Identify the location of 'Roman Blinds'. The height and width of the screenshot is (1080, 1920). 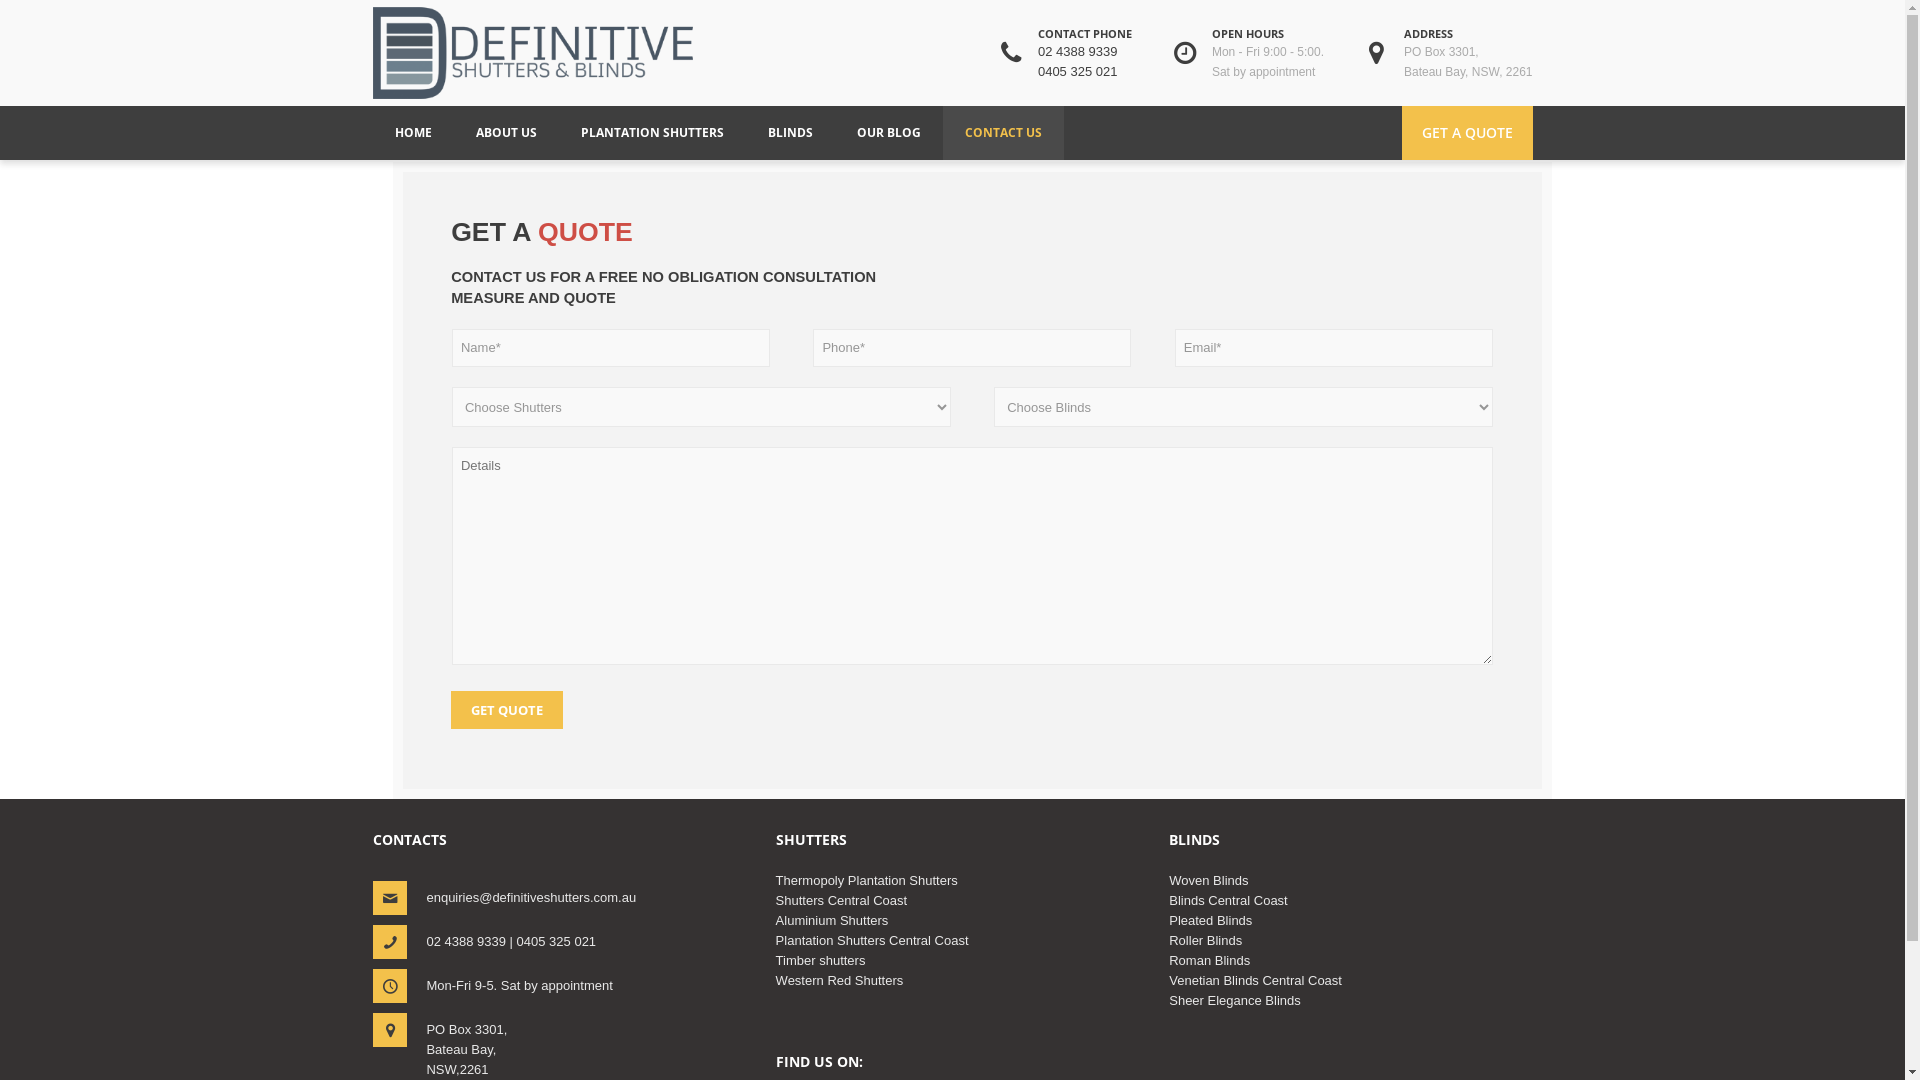
(1208, 959).